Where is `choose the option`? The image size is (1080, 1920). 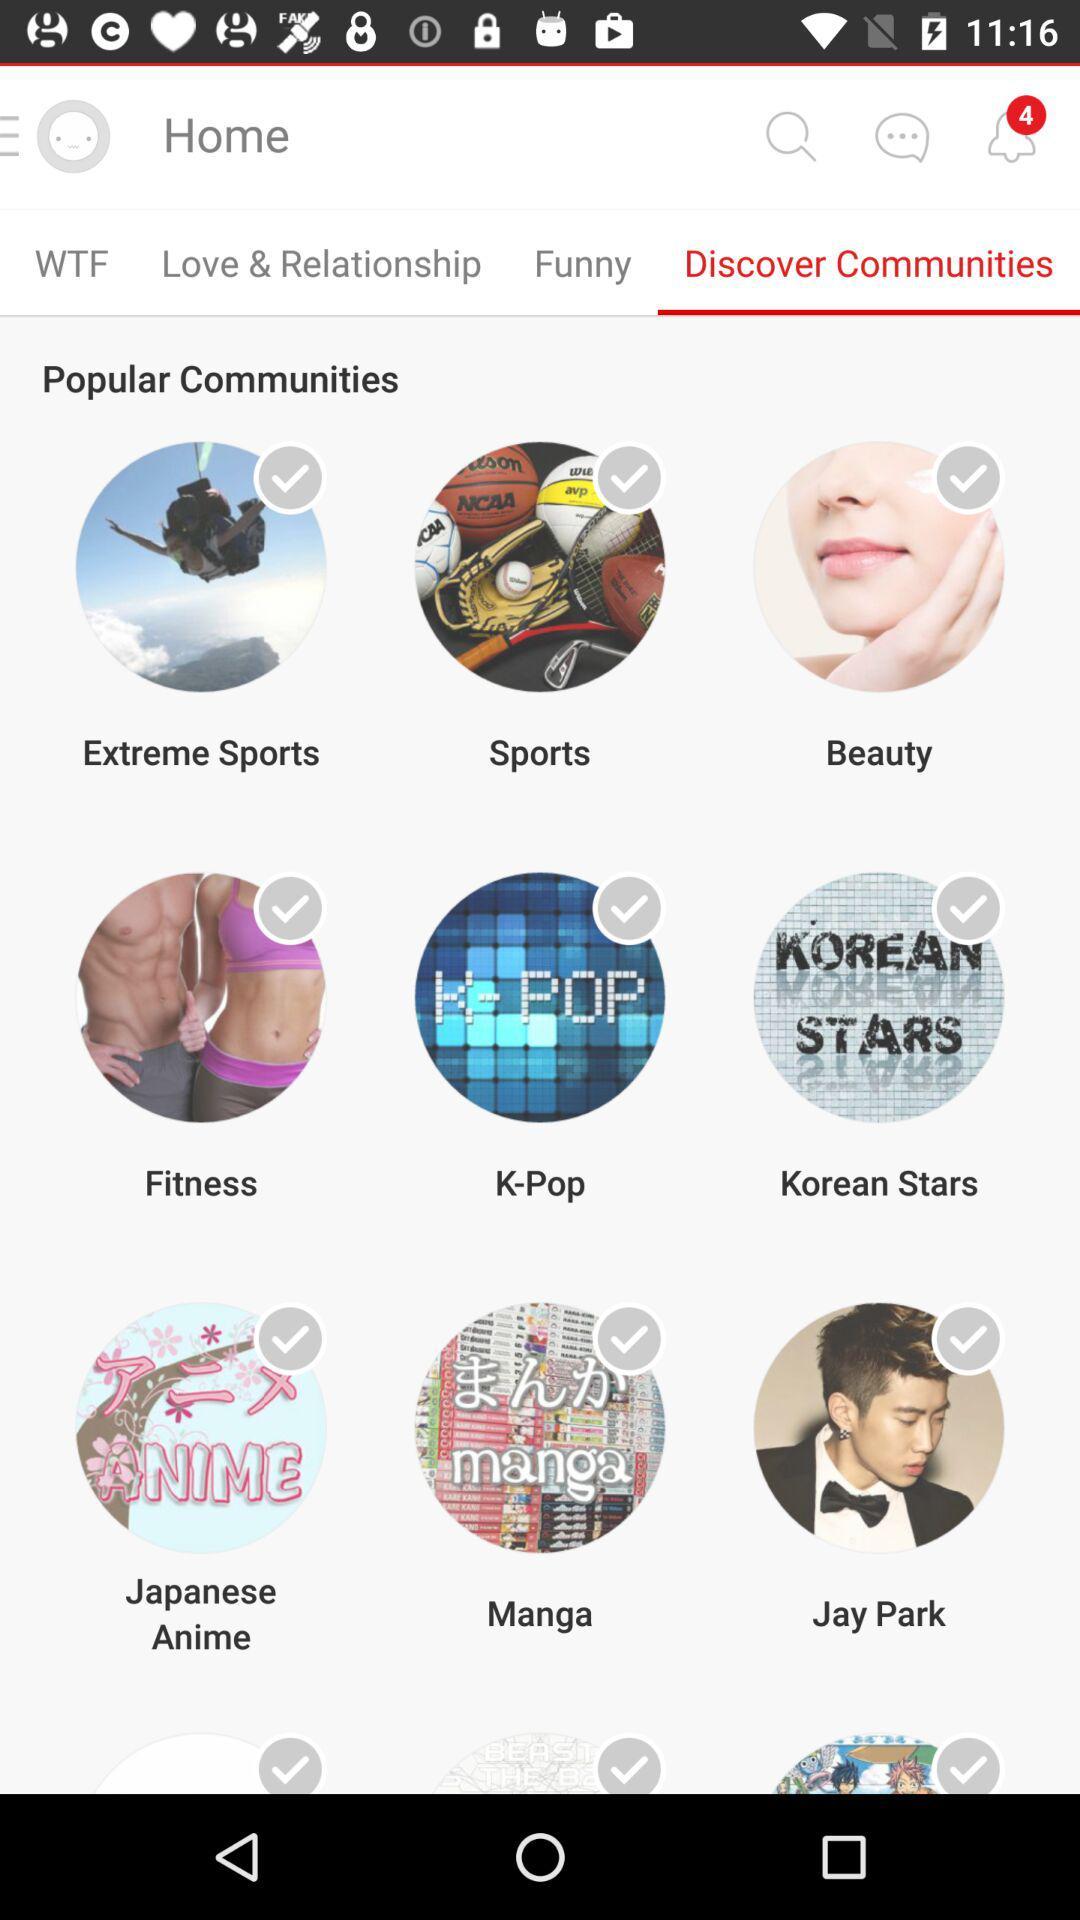 choose the option is located at coordinates (967, 1338).